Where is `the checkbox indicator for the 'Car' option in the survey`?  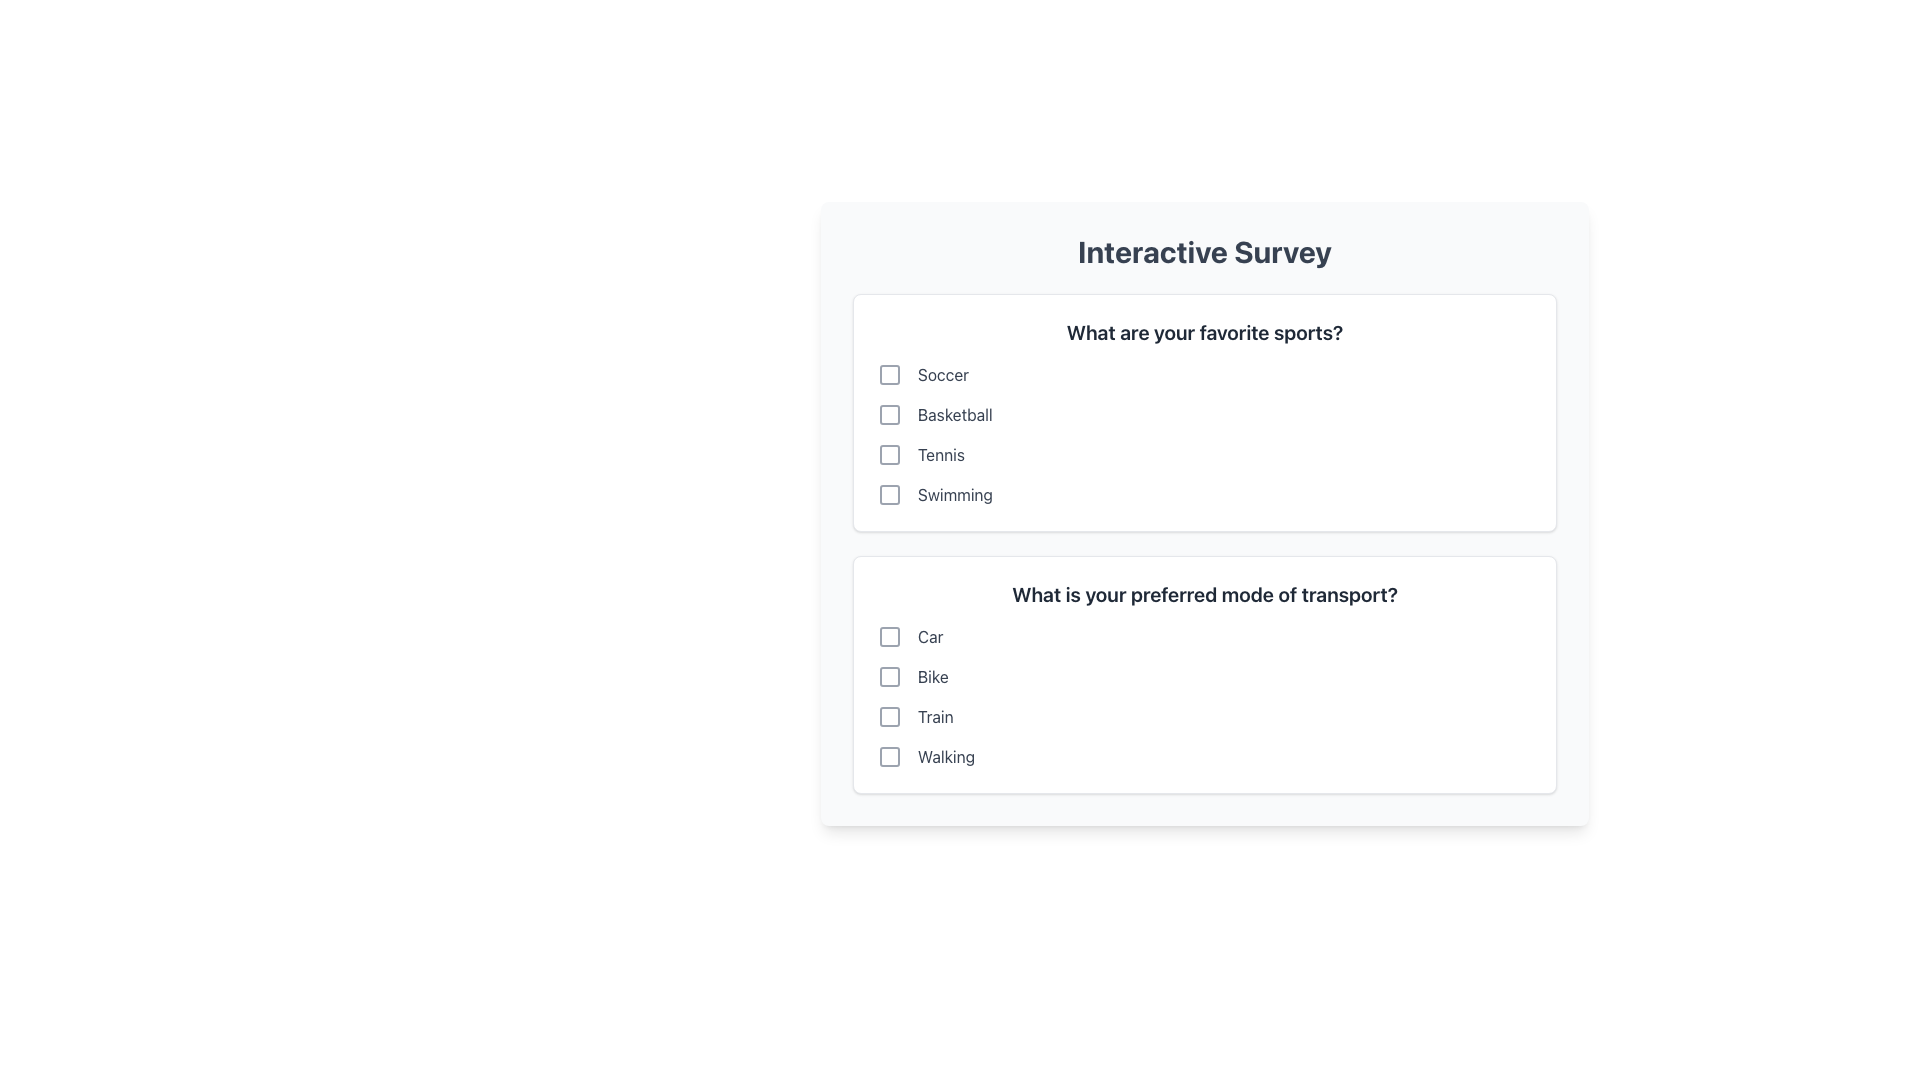 the checkbox indicator for the 'Car' option in the survey is located at coordinates (888, 636).